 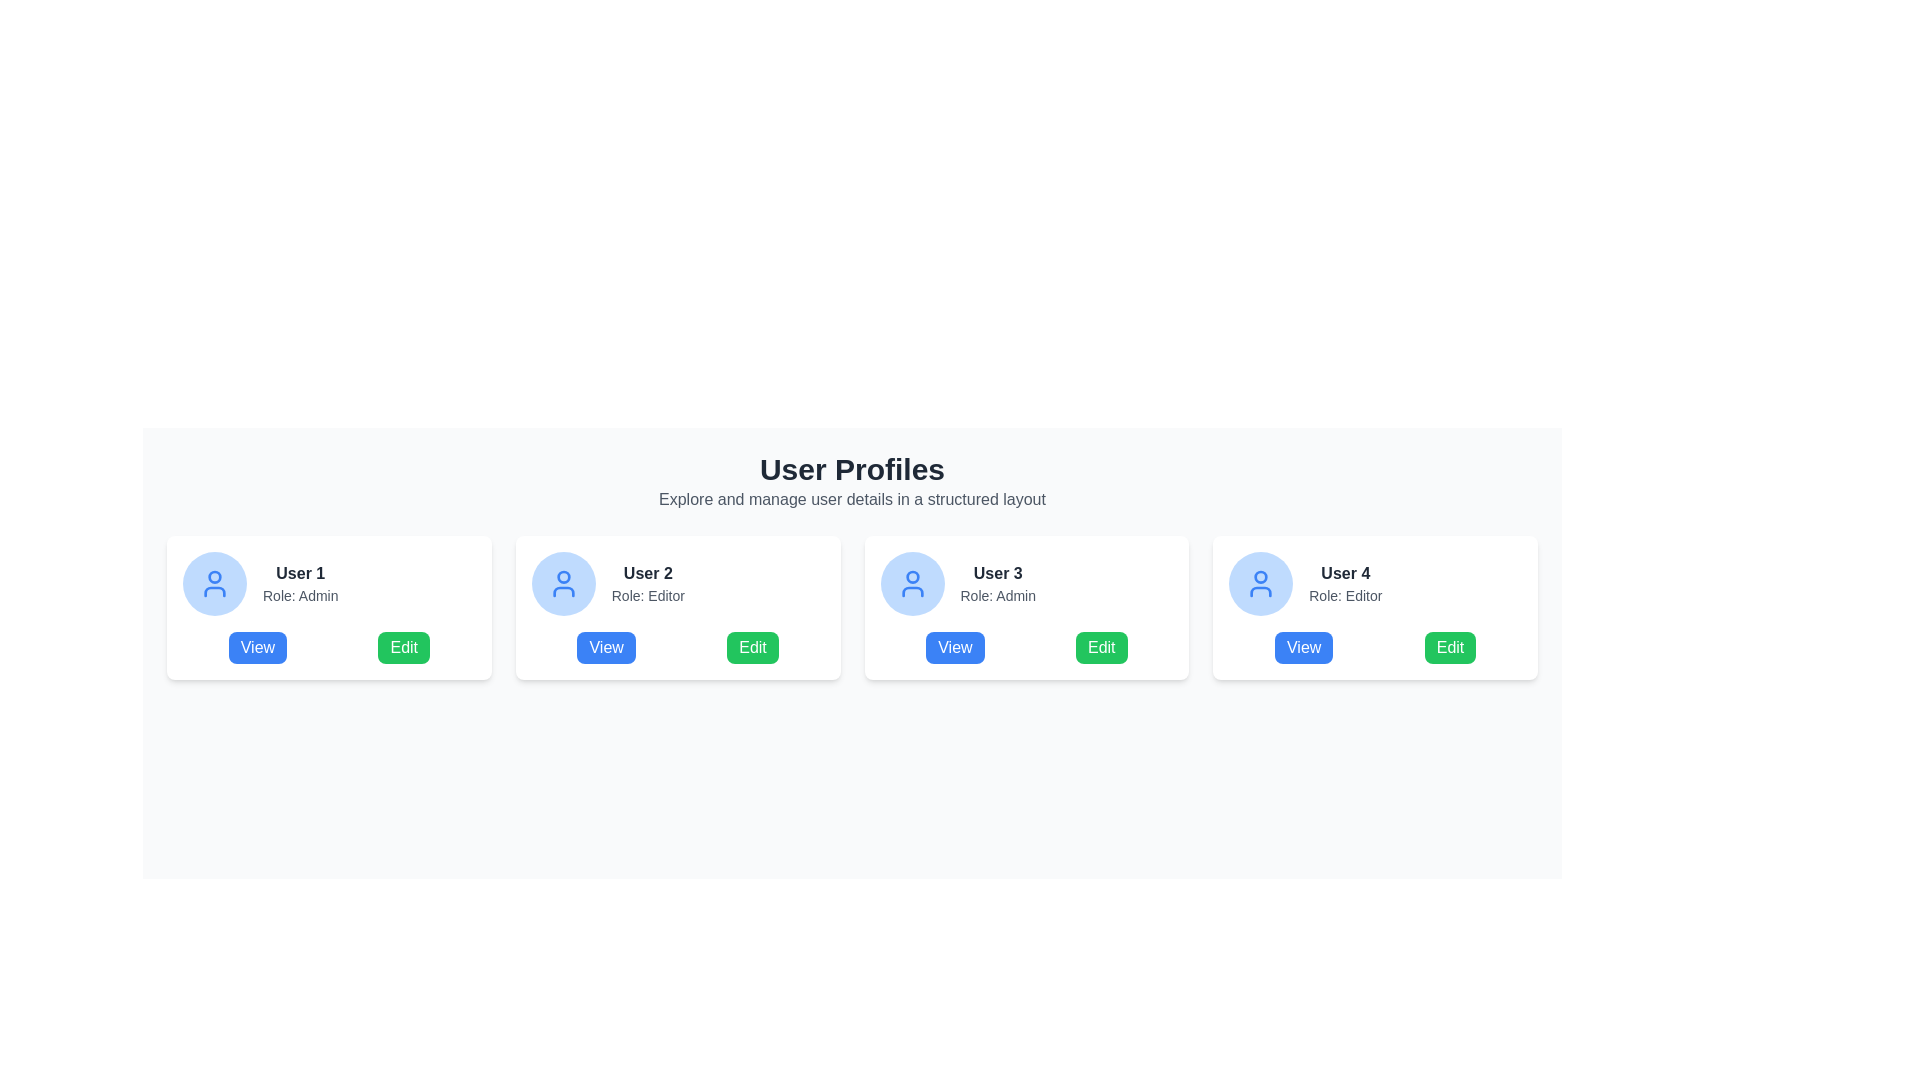 I want to click on the text label located below the bolded text 'User 1' in the first user card under the 'User Profiles' heading, so click(x=299, y=595).